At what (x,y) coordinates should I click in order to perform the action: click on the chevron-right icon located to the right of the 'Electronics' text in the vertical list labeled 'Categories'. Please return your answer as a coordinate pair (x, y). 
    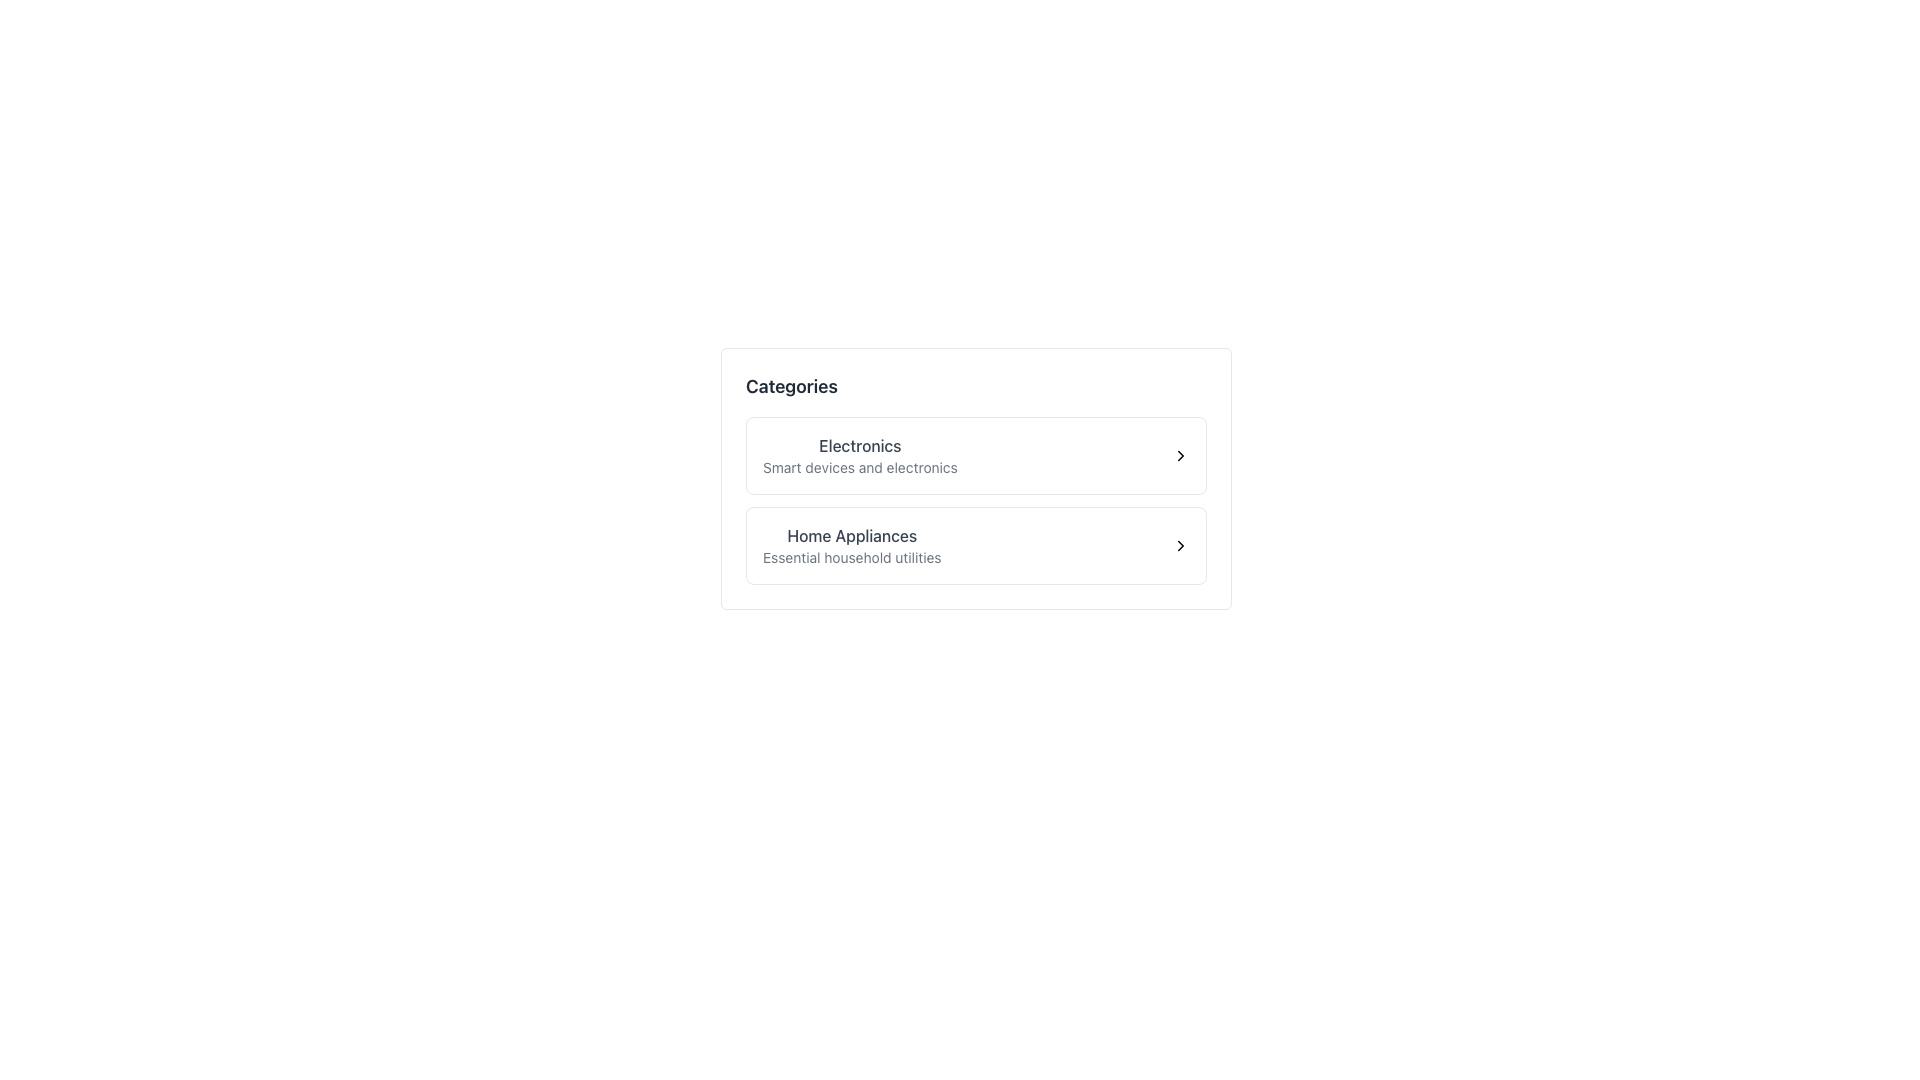
    Looking at the image, I should click on (1180, 455).